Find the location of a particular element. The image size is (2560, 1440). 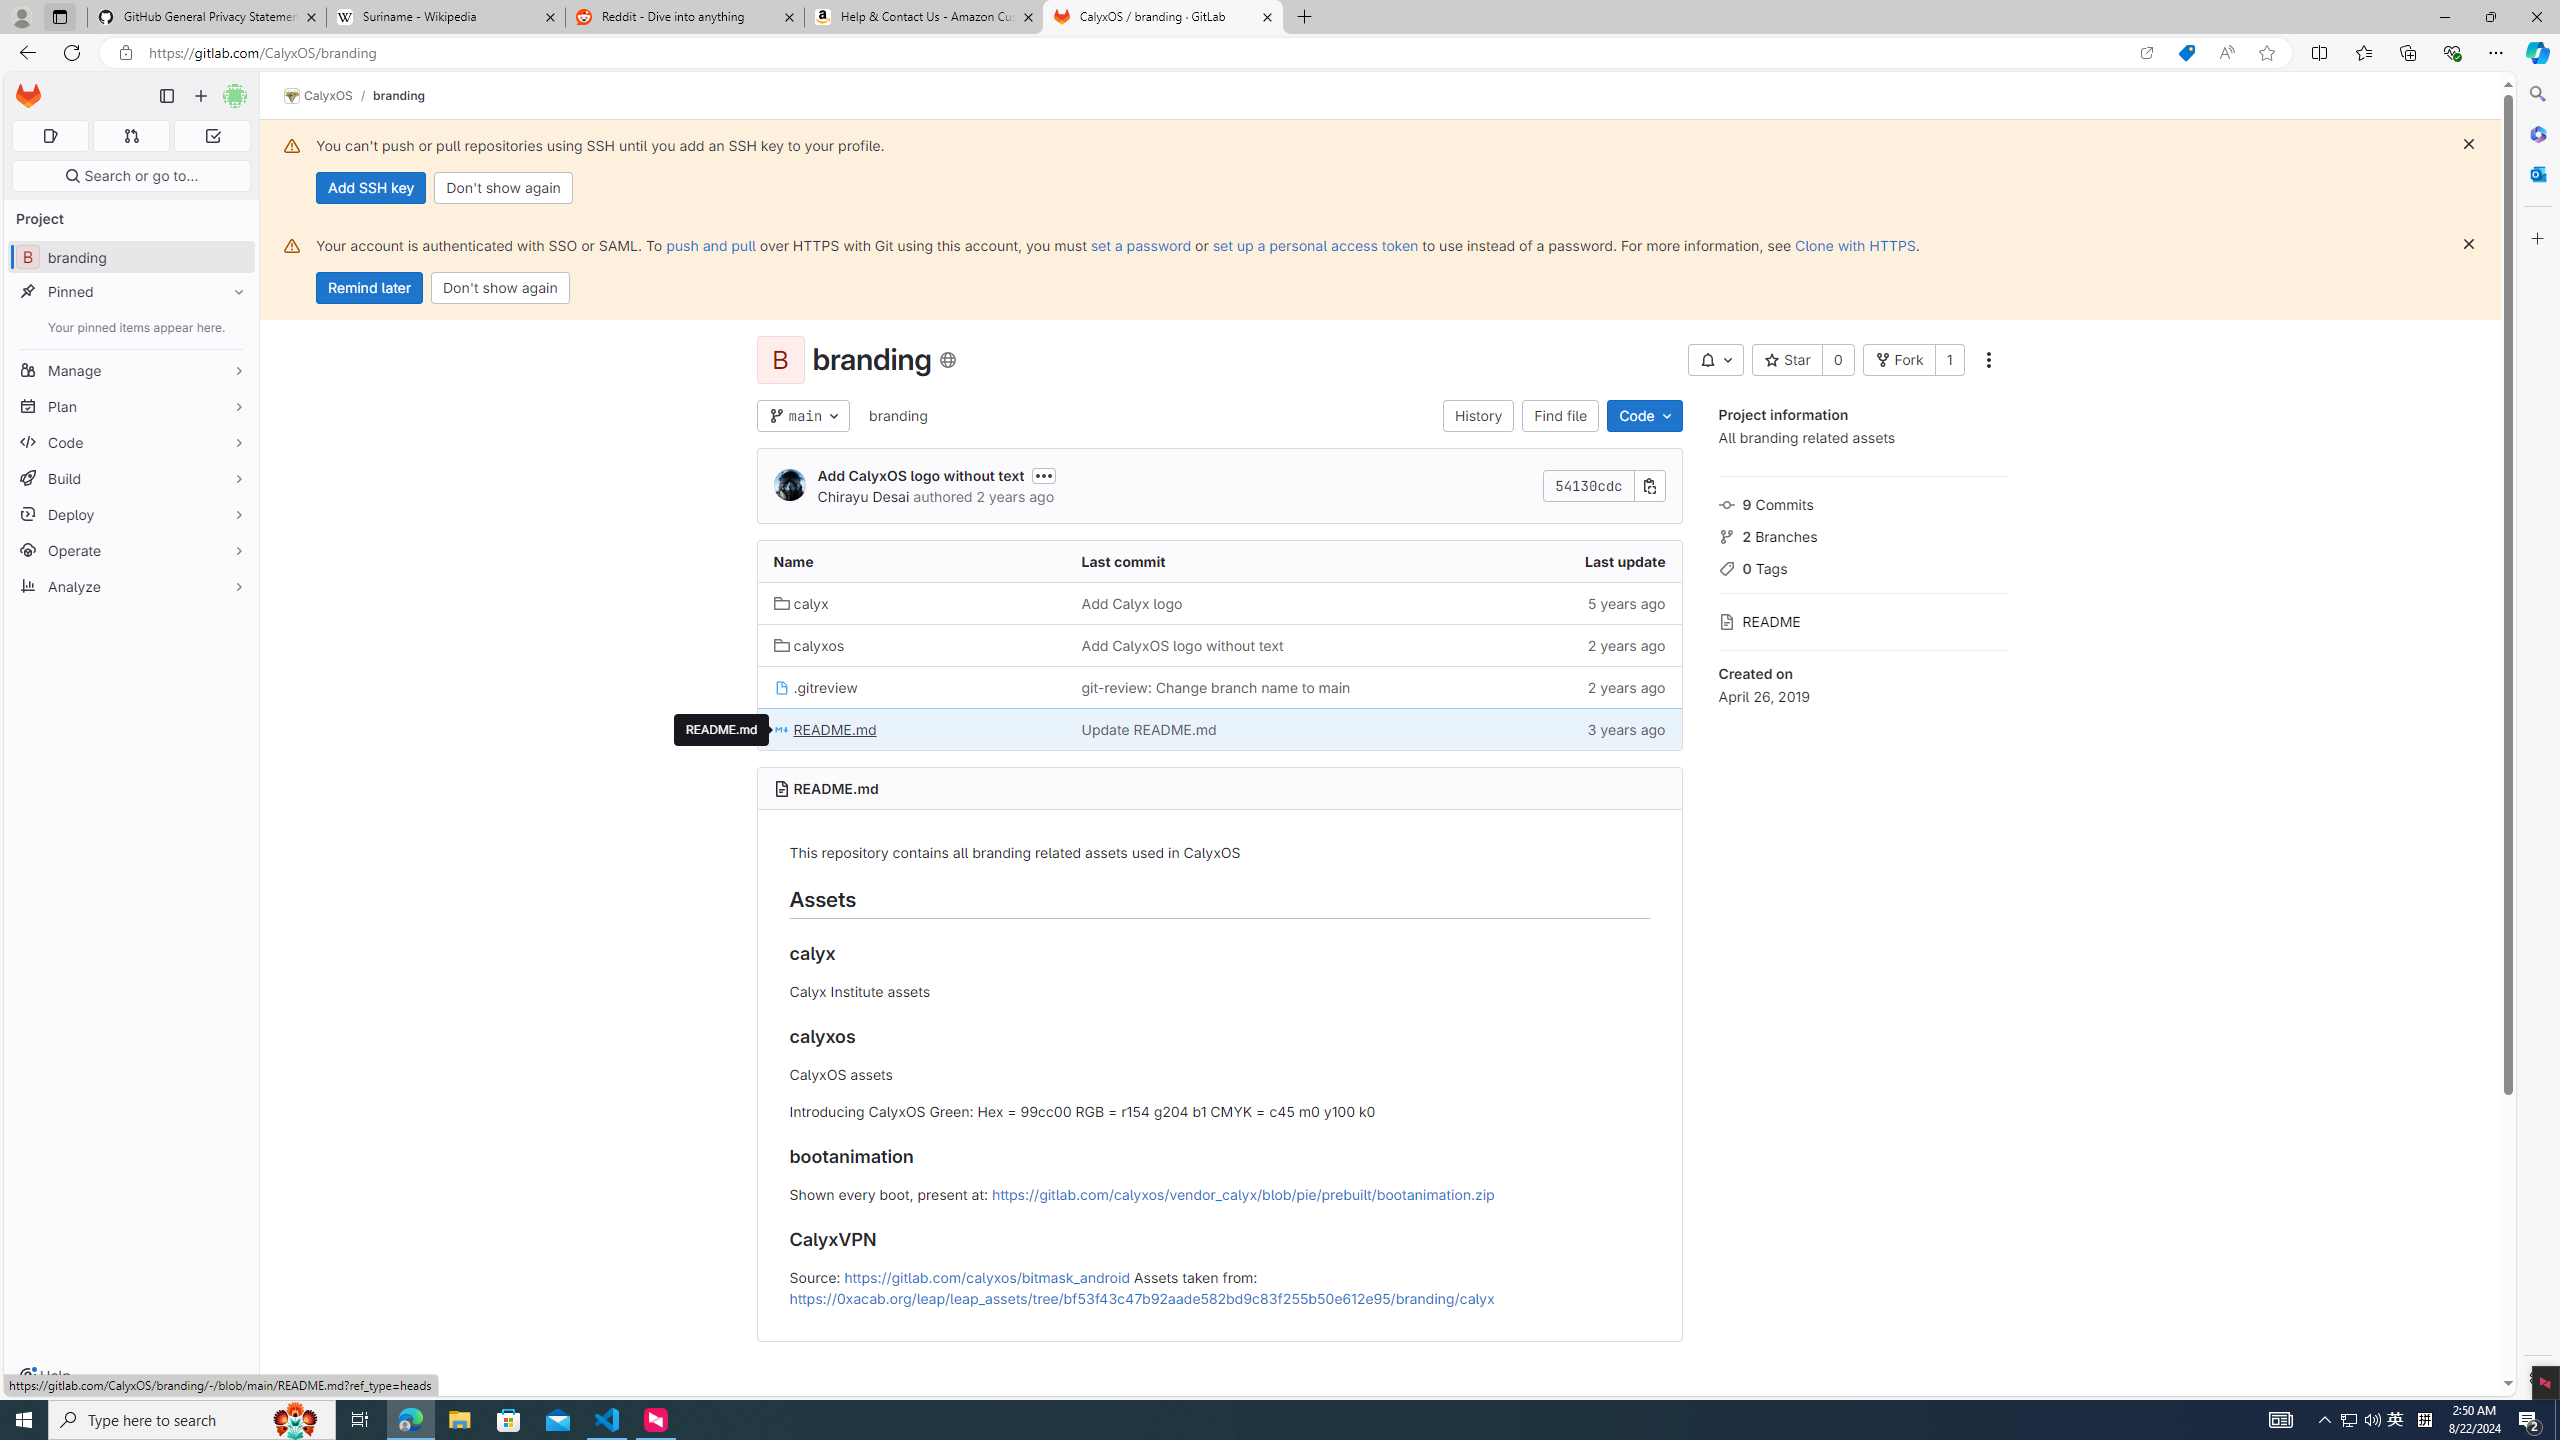

'git-review: Change branch name to main' is located at coordinates (1215, 686).